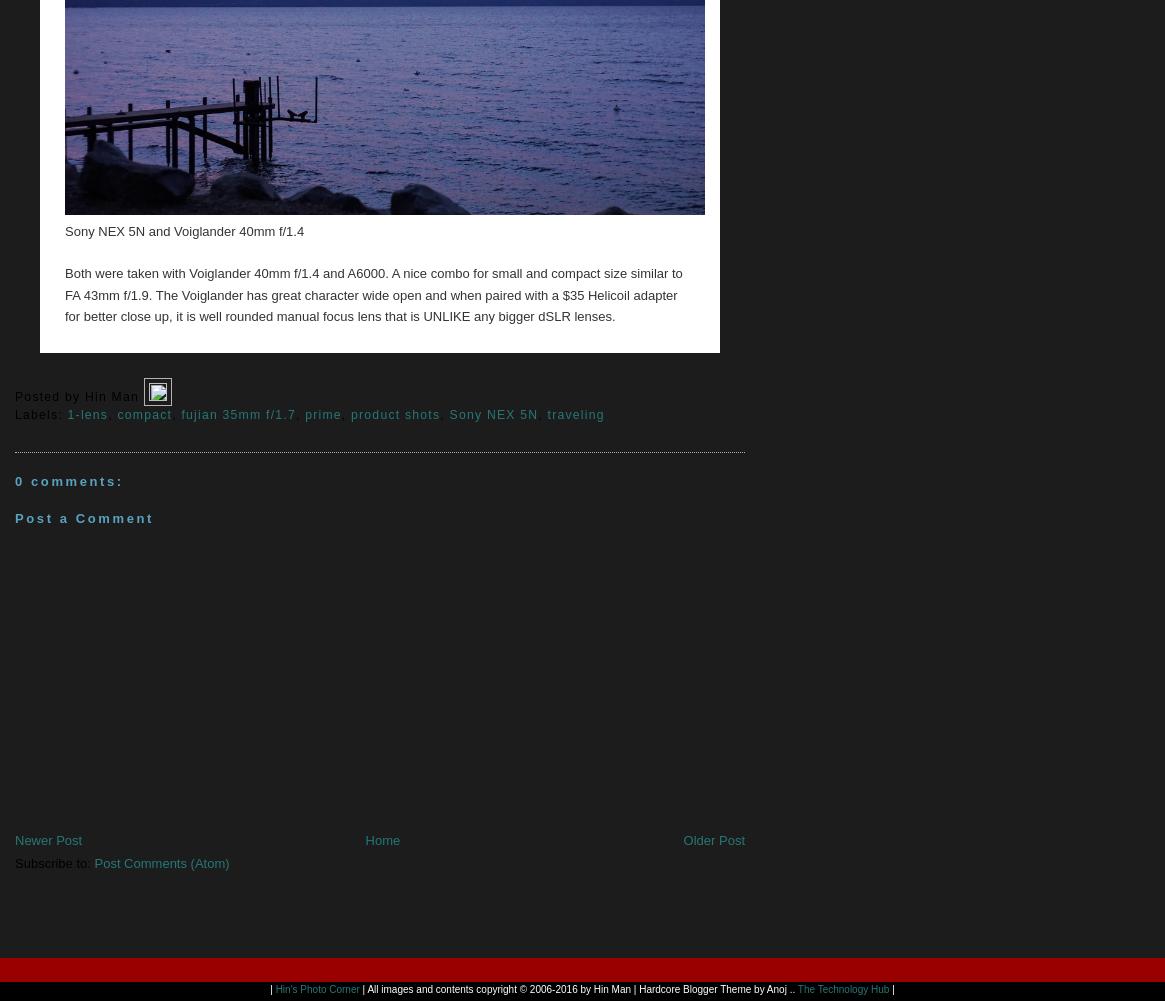  I want to click on 'Home', so click(381, 838).